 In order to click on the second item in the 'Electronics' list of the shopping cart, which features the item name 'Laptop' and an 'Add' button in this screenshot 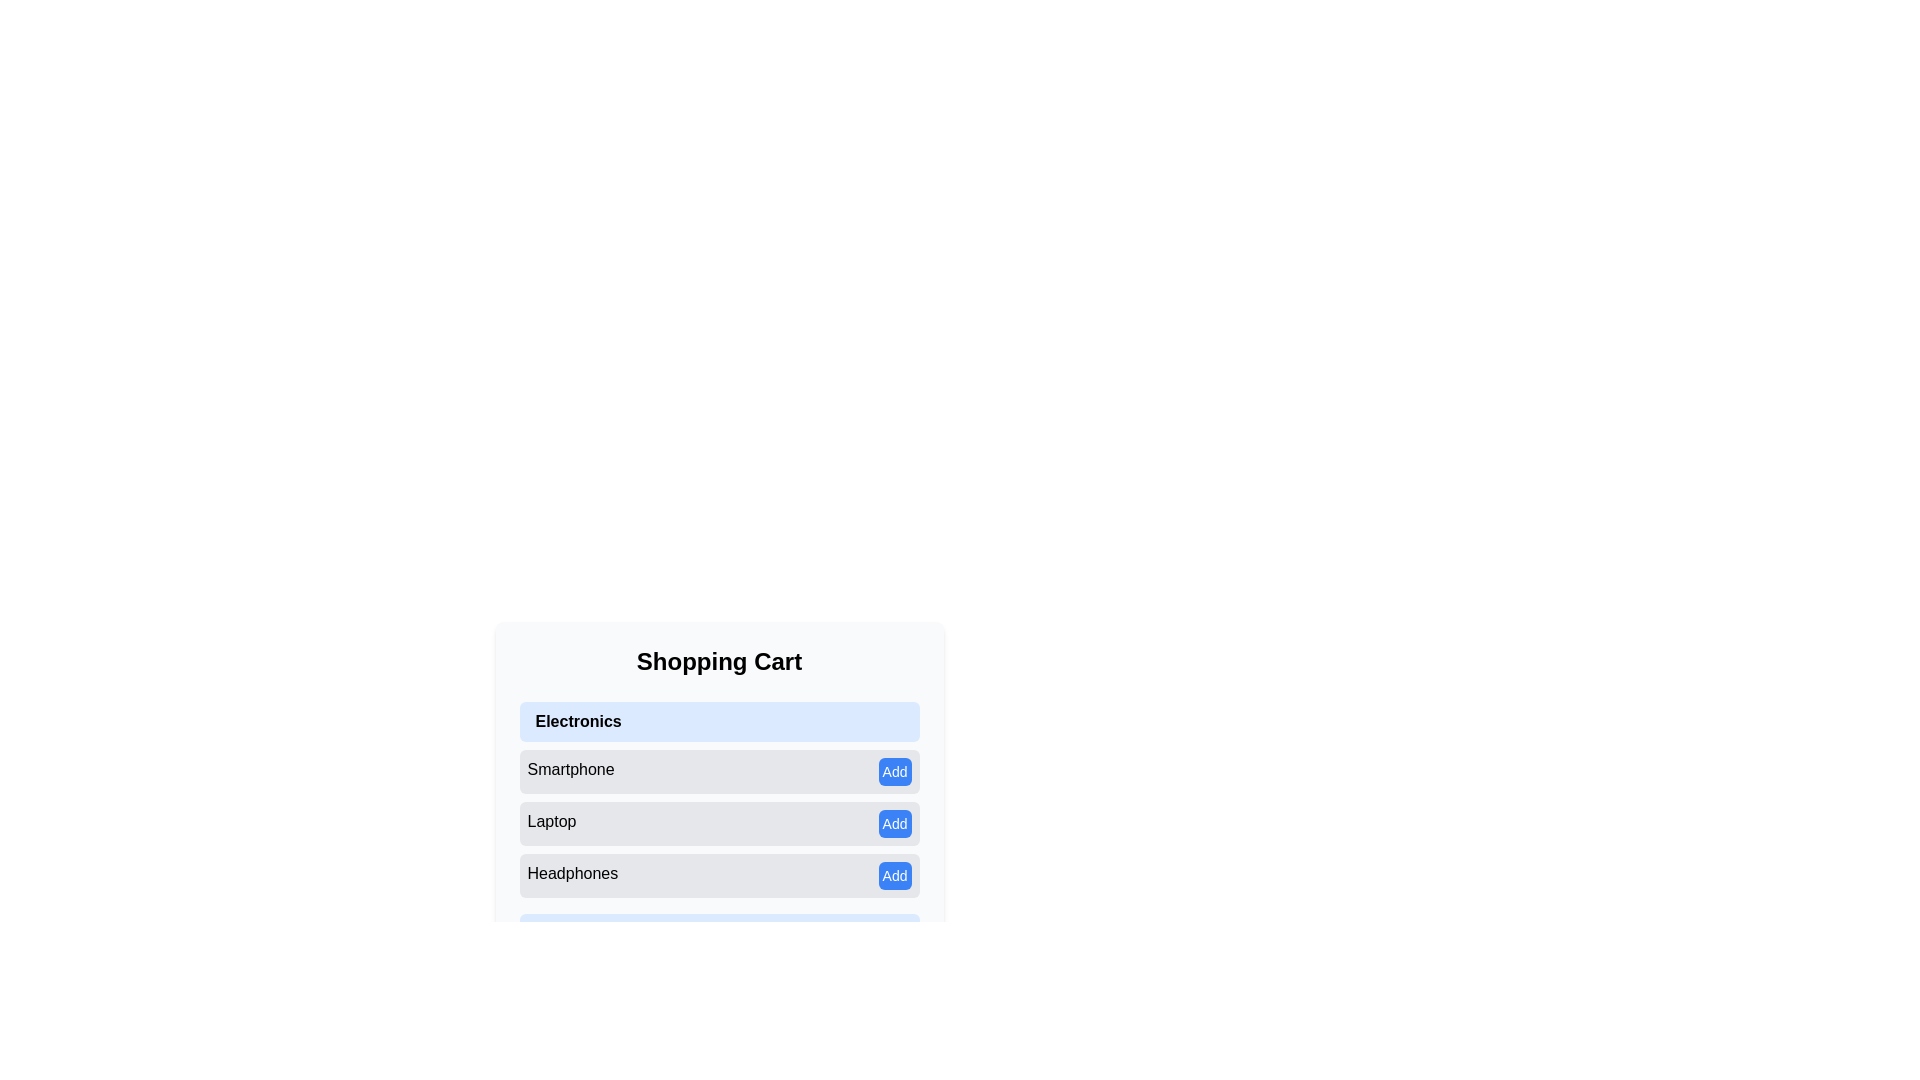, I will do `click(719, 798)`.